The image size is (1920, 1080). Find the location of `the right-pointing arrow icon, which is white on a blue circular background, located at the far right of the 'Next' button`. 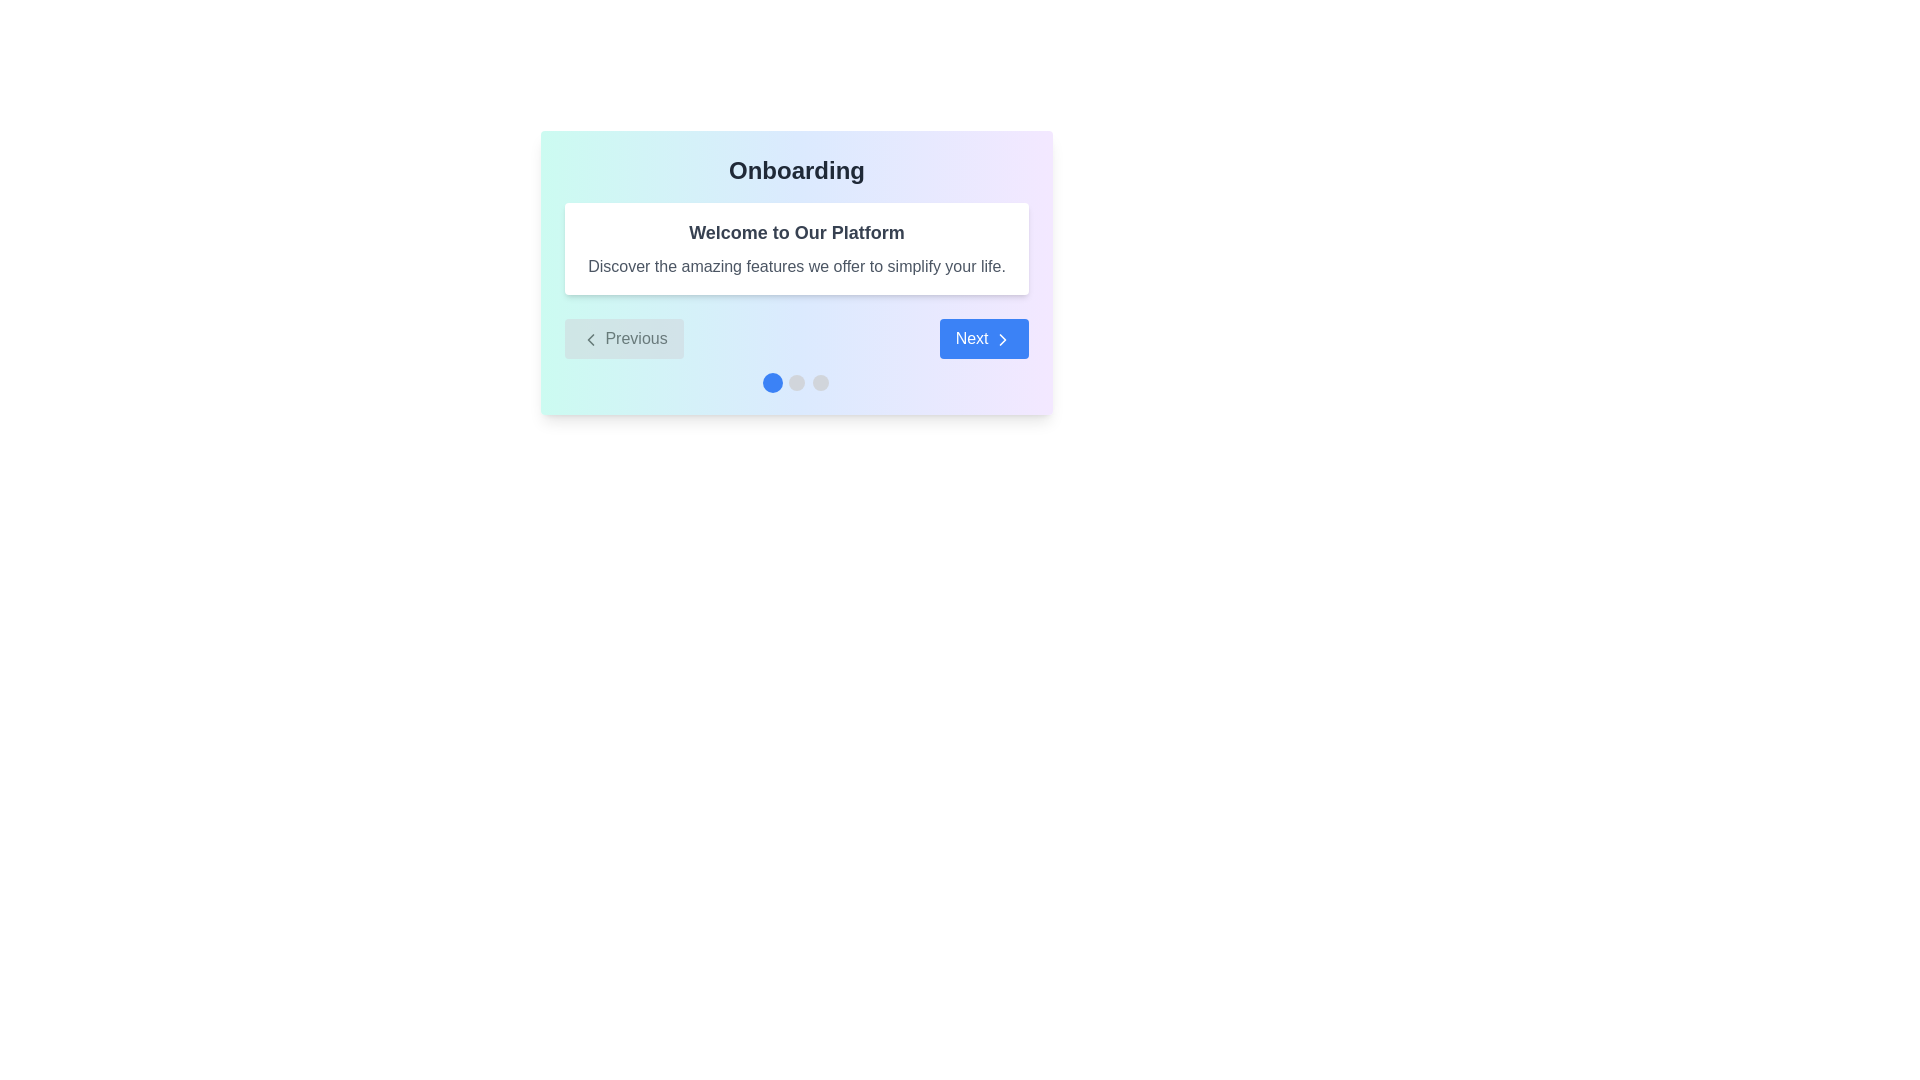

the right-pointing arrow icon, which is white on a blue circular background, located at the far right of the 'Next' button is located at coordinates (1003, 338).